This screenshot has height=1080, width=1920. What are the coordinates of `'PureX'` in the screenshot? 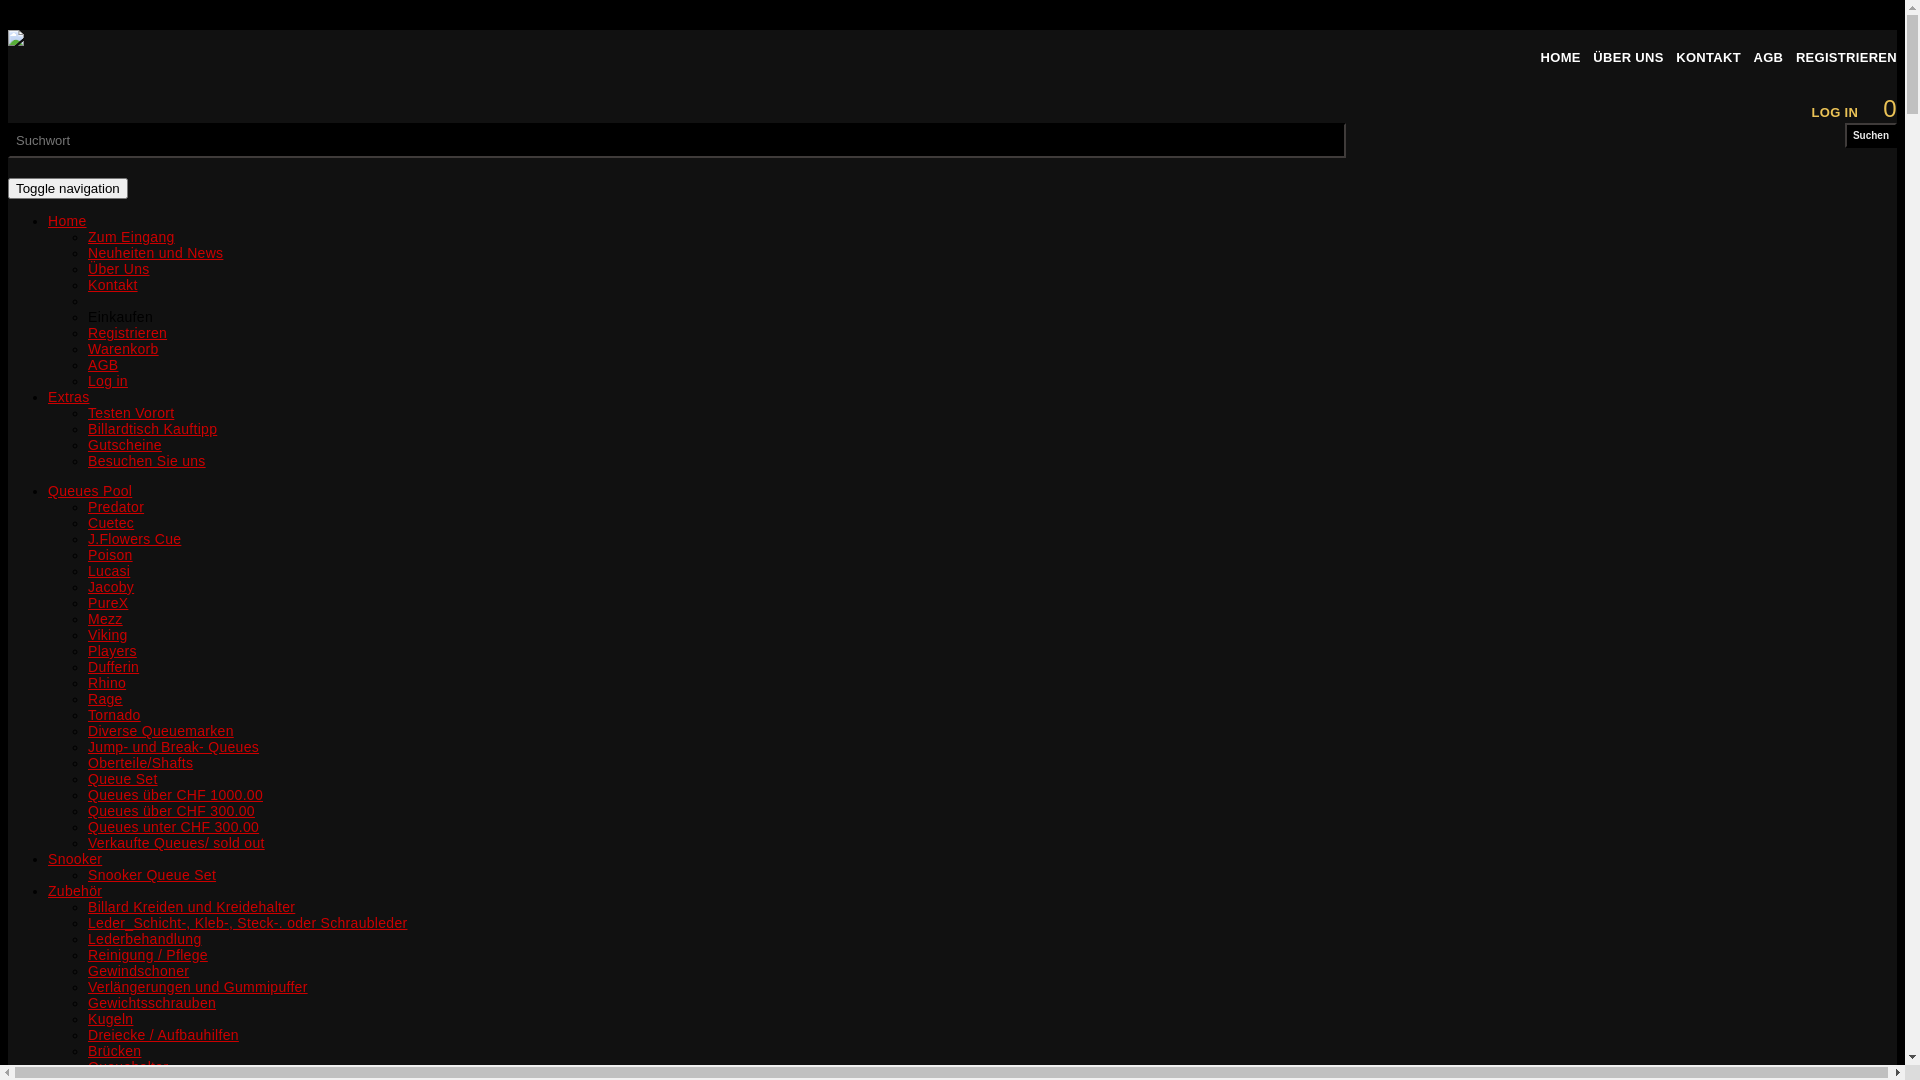 It's located at (106, 601).